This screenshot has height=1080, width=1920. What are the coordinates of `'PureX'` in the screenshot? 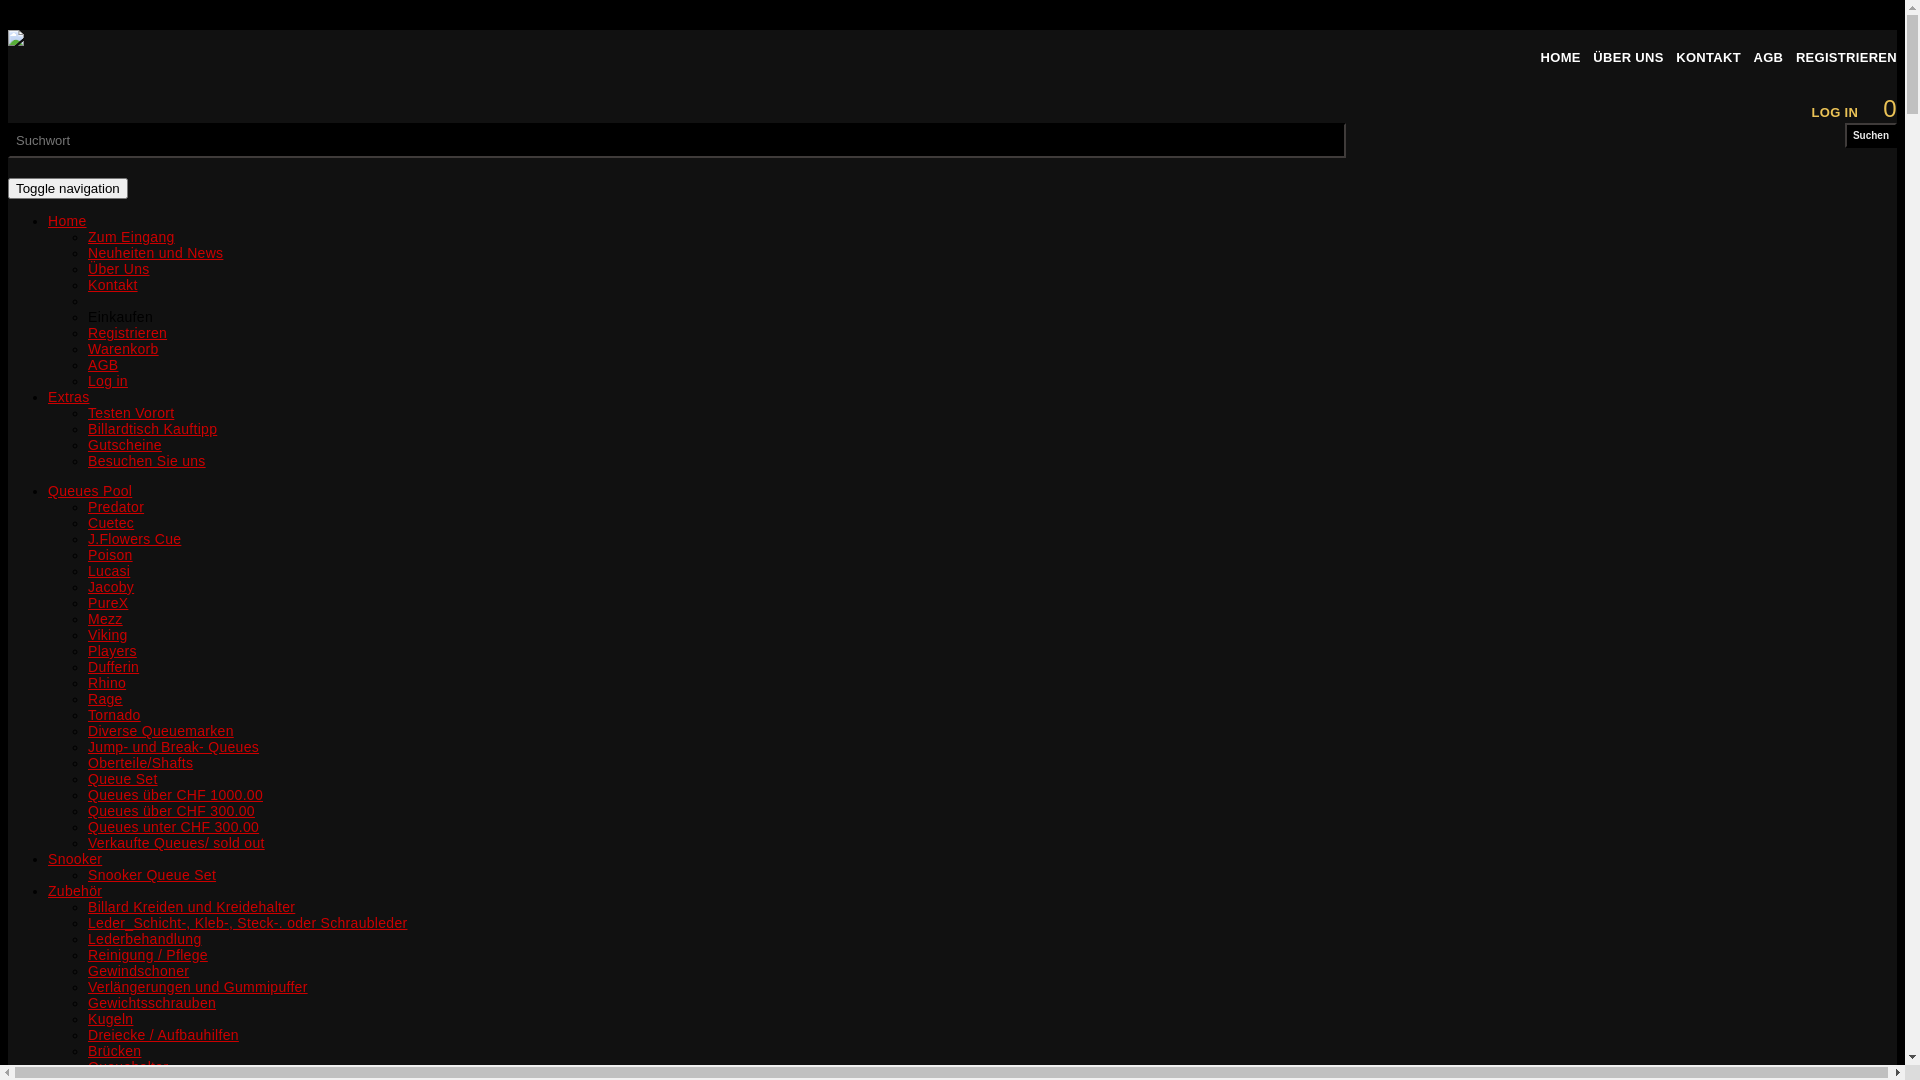 It's located at (106, 601).